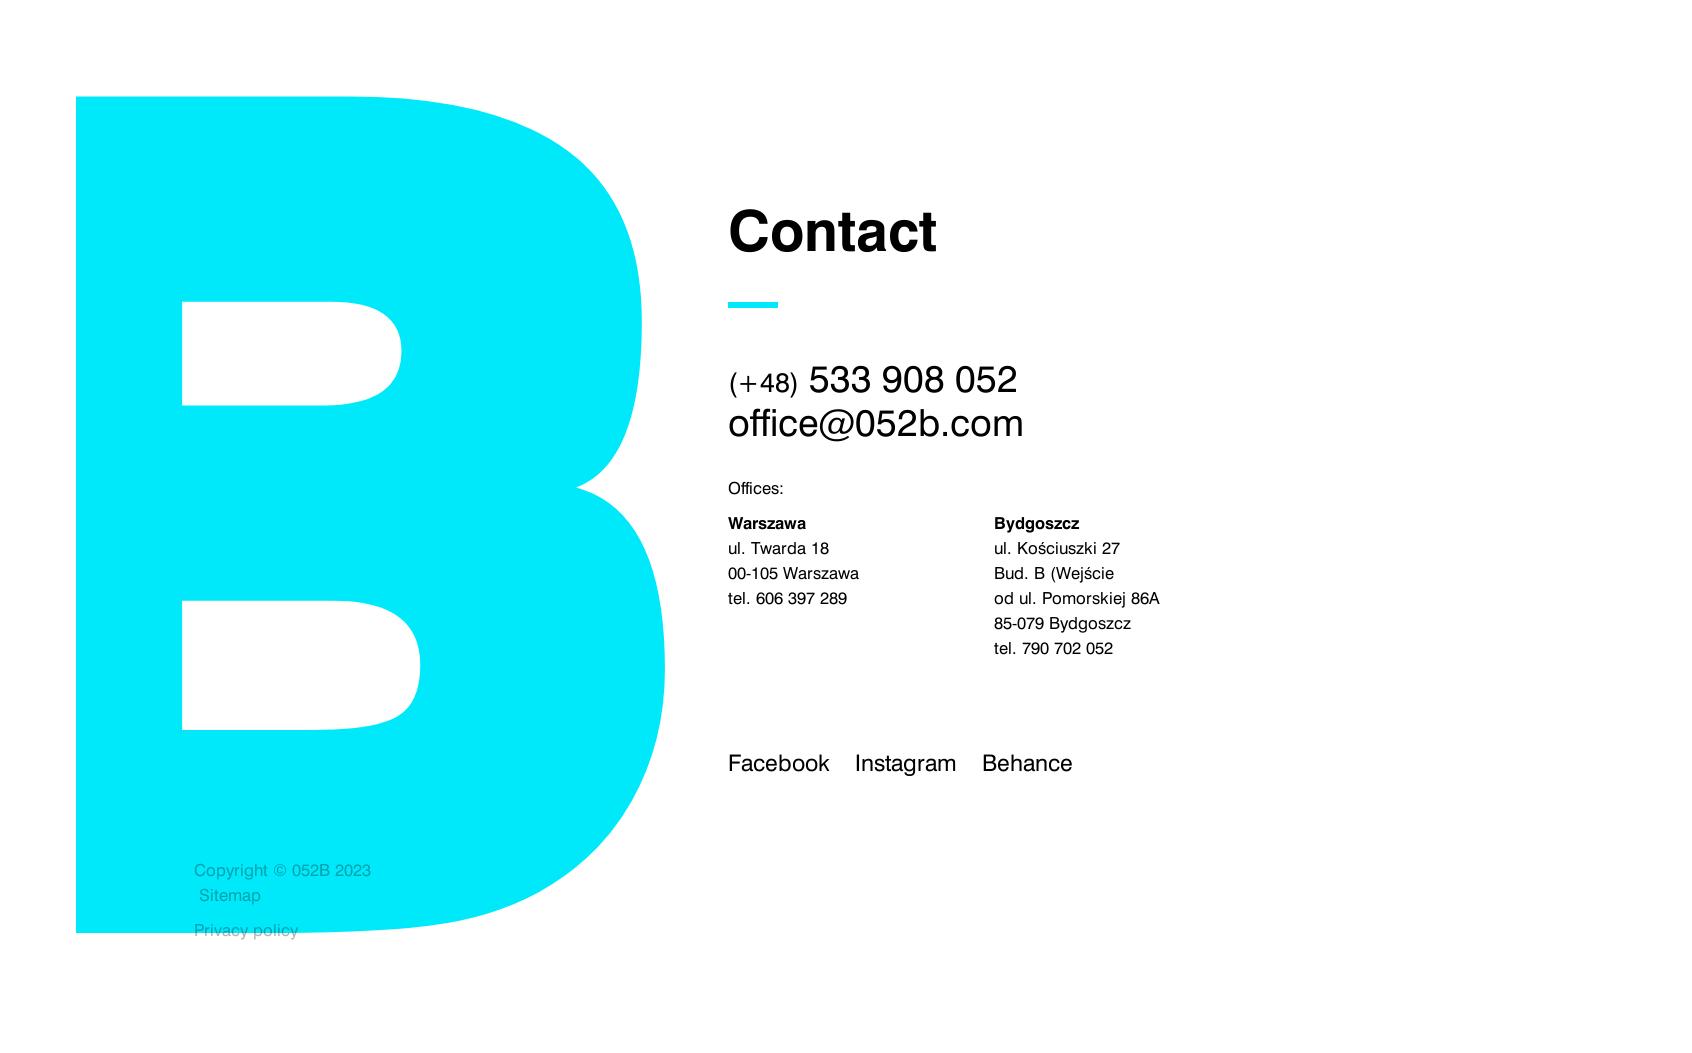 This screenshot has width=1692, height=1053. Describe the element at coordinates (904, 761) in the screenshot. I see `'Instagram'` at that location.